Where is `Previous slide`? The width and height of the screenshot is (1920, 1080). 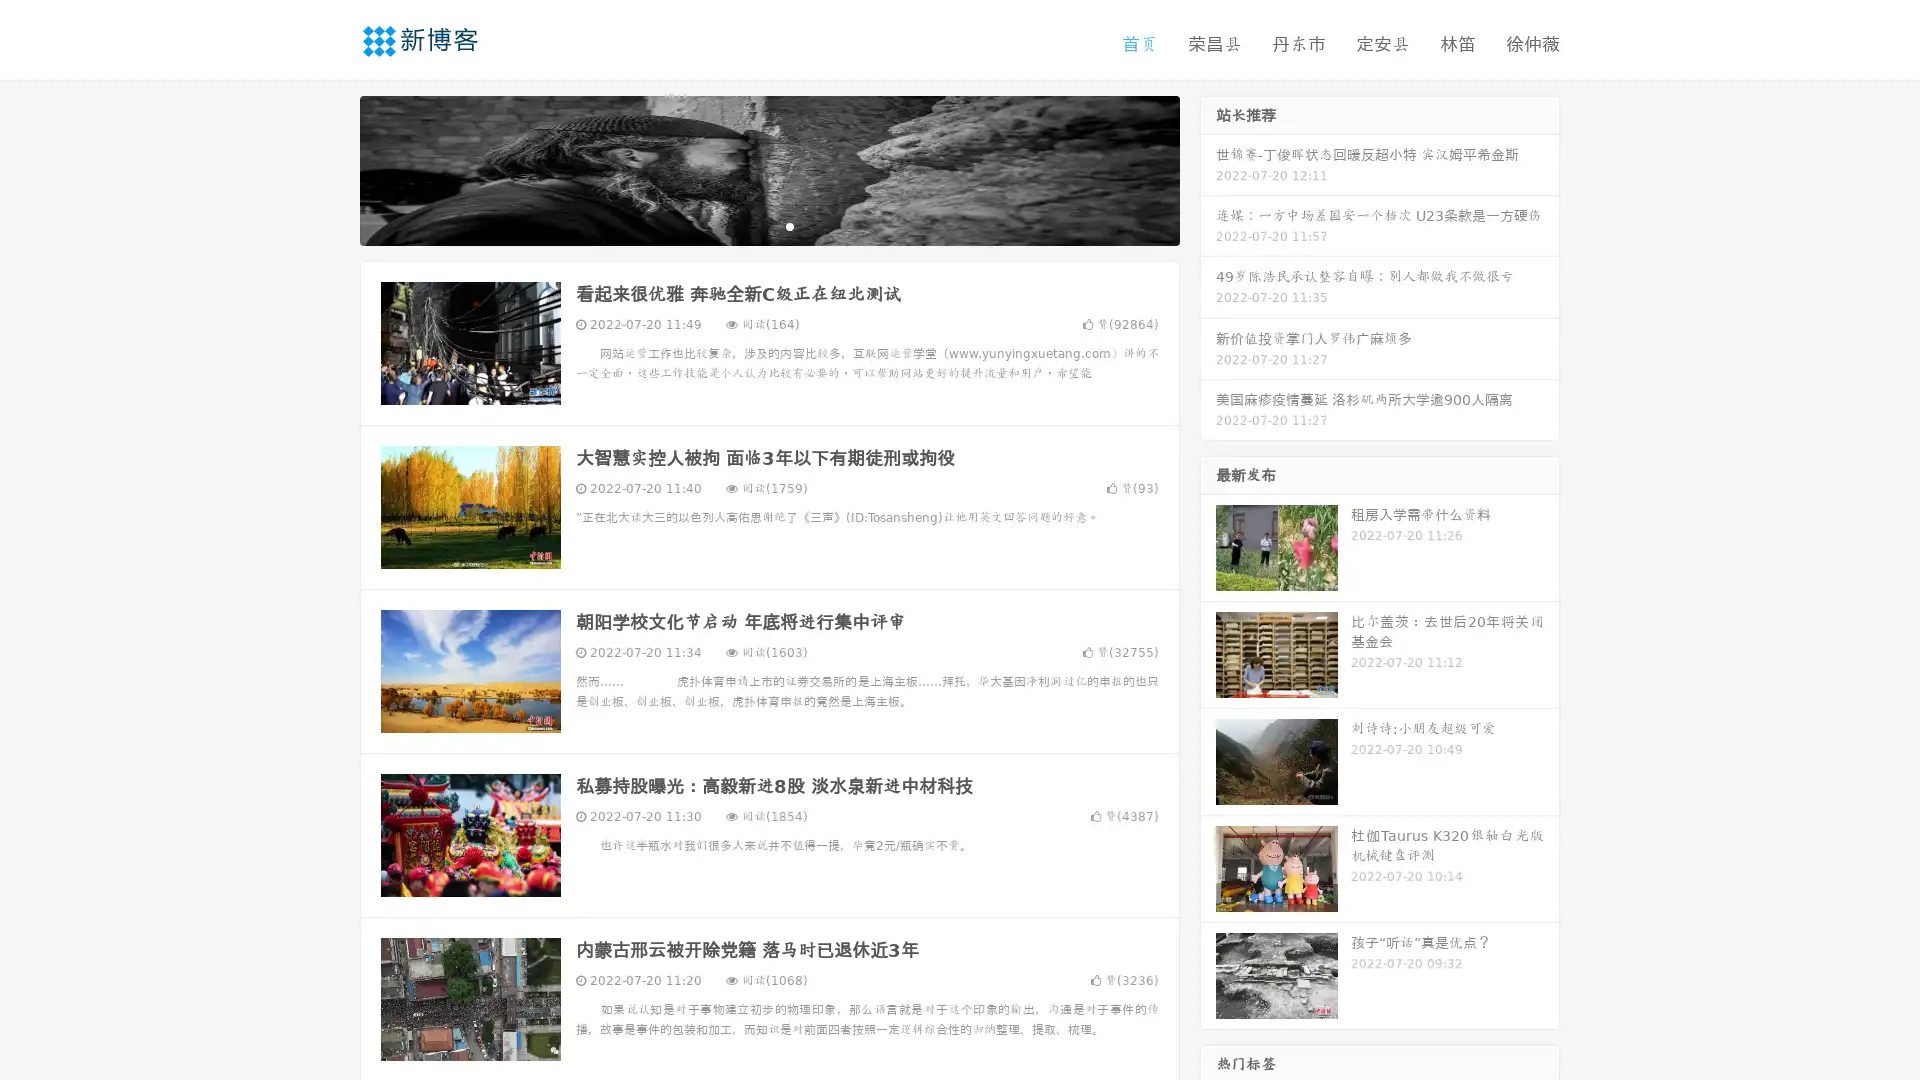 Previous slide is located at coordinates (330, 168).